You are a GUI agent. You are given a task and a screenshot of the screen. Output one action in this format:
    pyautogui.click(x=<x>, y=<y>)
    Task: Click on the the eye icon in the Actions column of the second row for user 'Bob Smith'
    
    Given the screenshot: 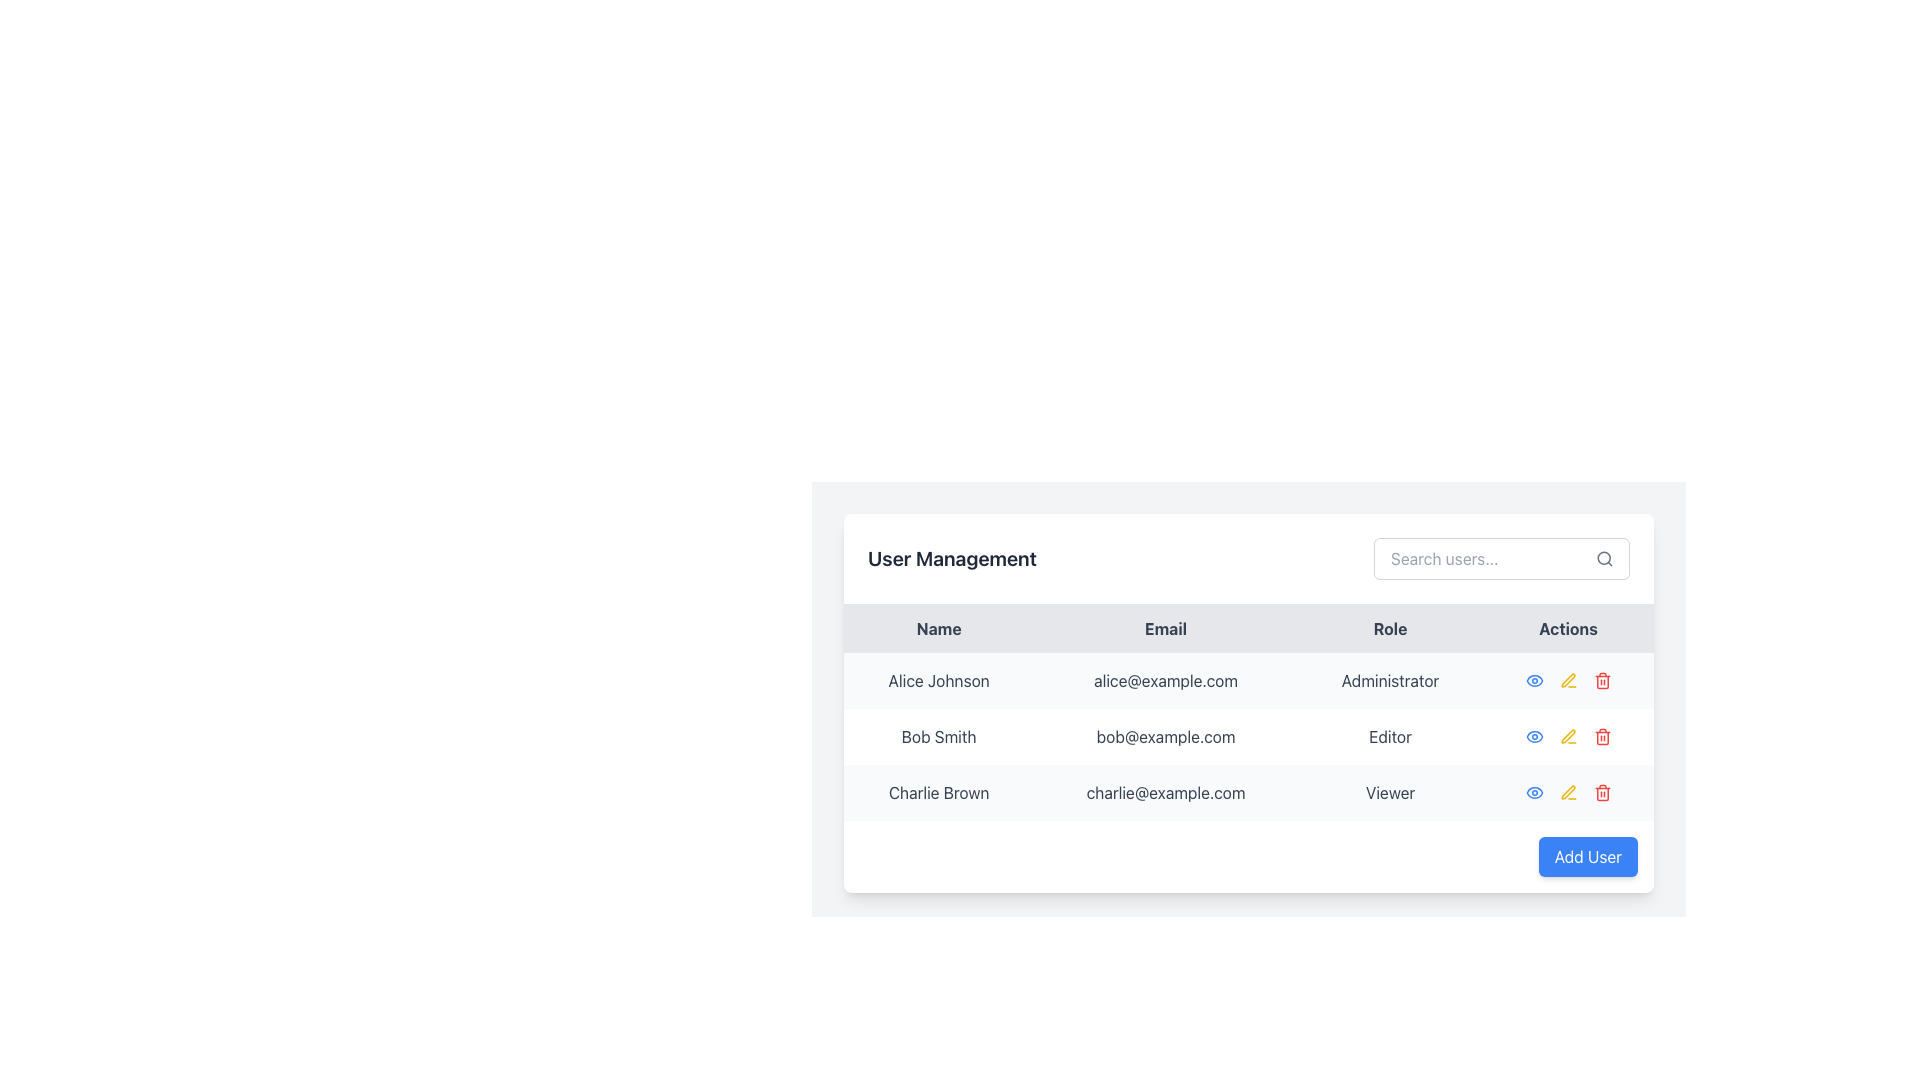 What is the action you would take?
    pyautogui.click(x=1533, y=736)
    